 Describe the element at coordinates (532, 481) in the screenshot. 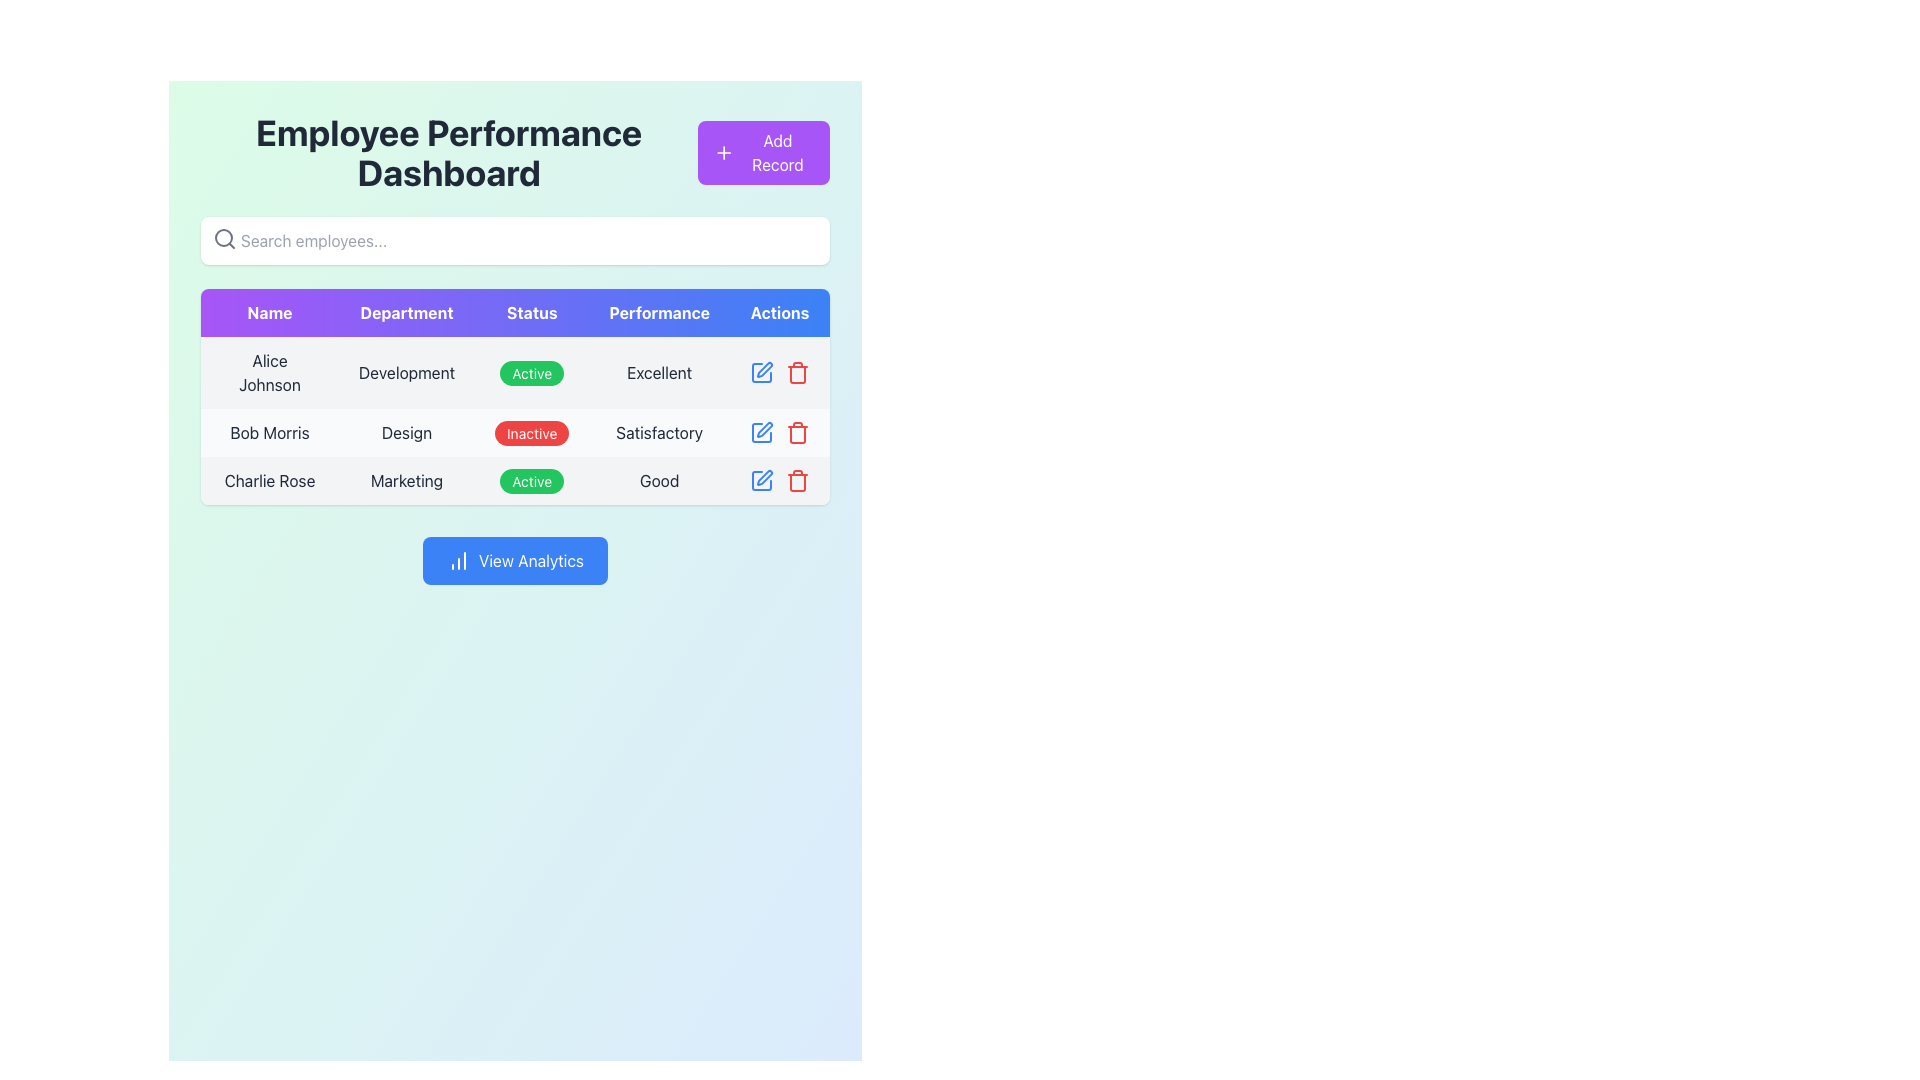

I see `the 'Active' status label styled as a badge, which is located in the 'Status' column of the row for 'Charlie Rose' in the table, indicating the 'Active' state with a green background and white text` at that location.